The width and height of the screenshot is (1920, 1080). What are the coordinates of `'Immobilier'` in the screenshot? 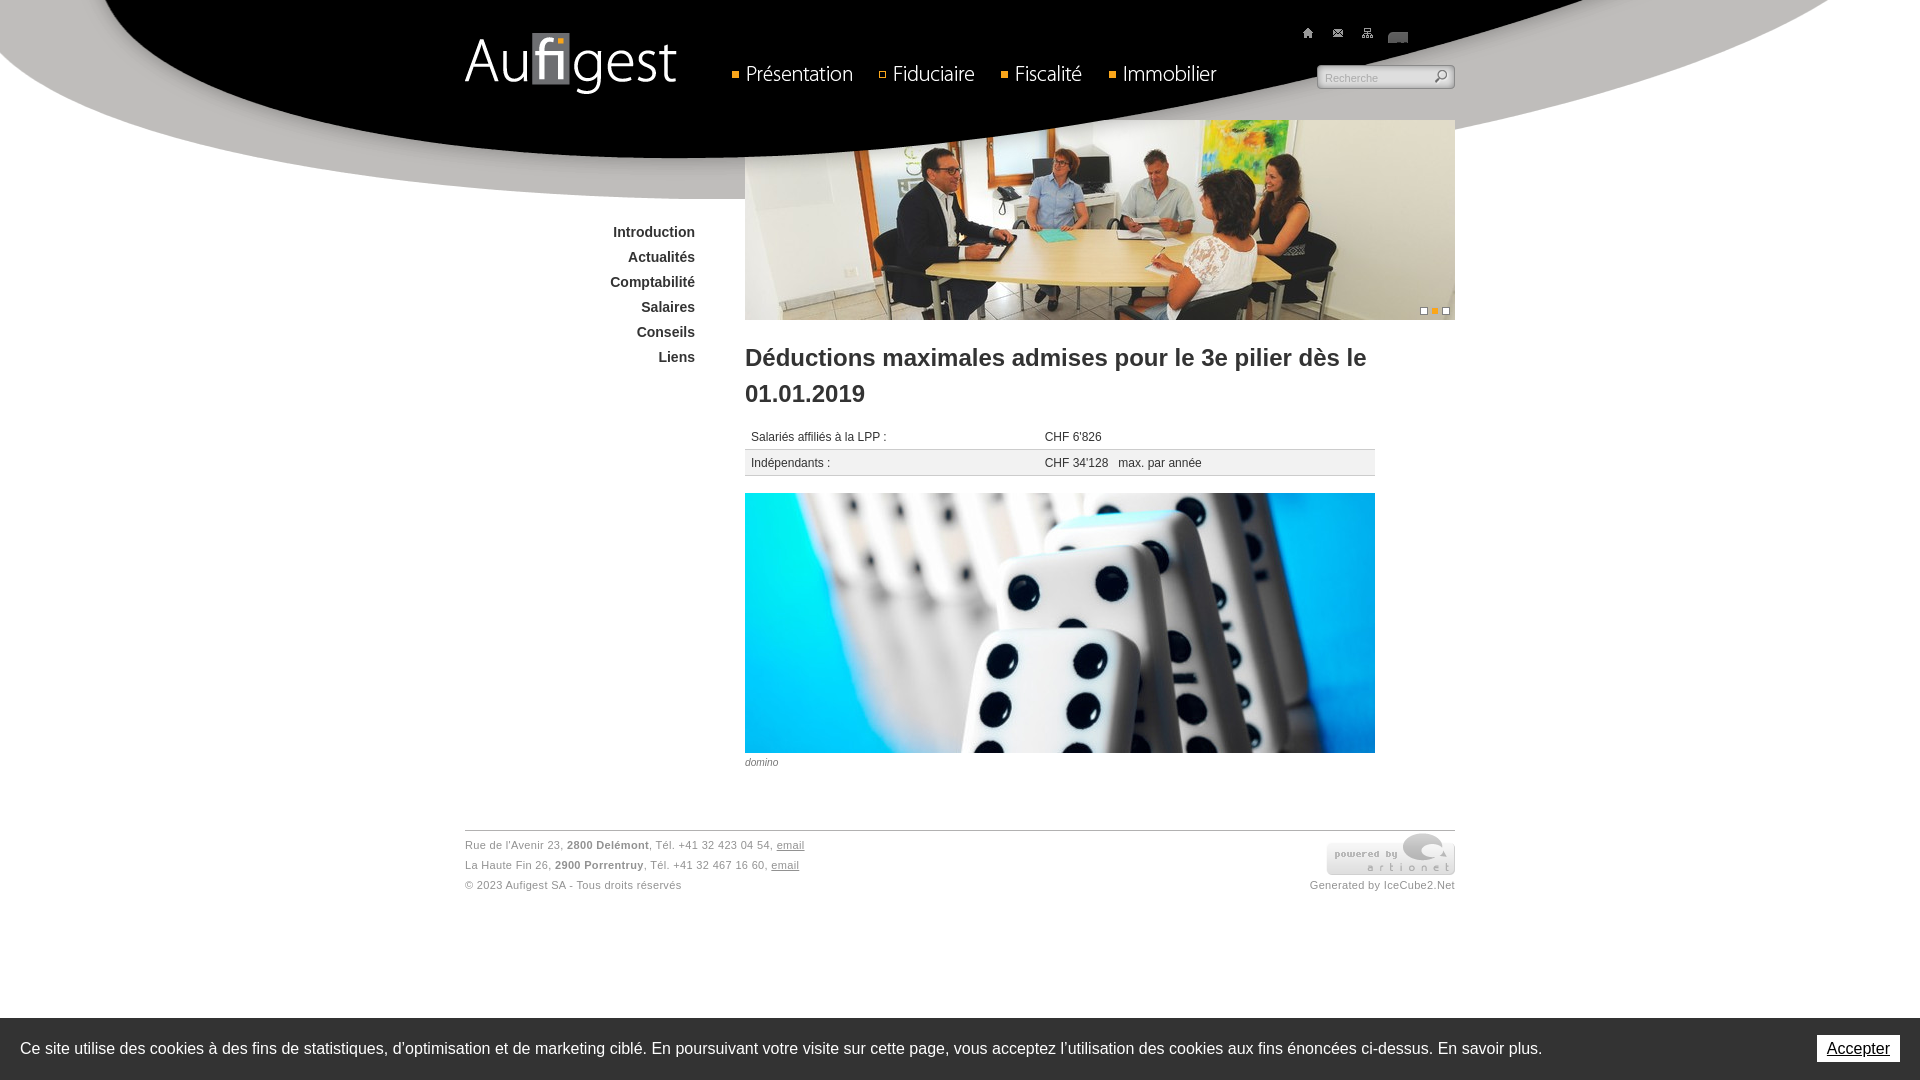 It's located at (1173, 72).